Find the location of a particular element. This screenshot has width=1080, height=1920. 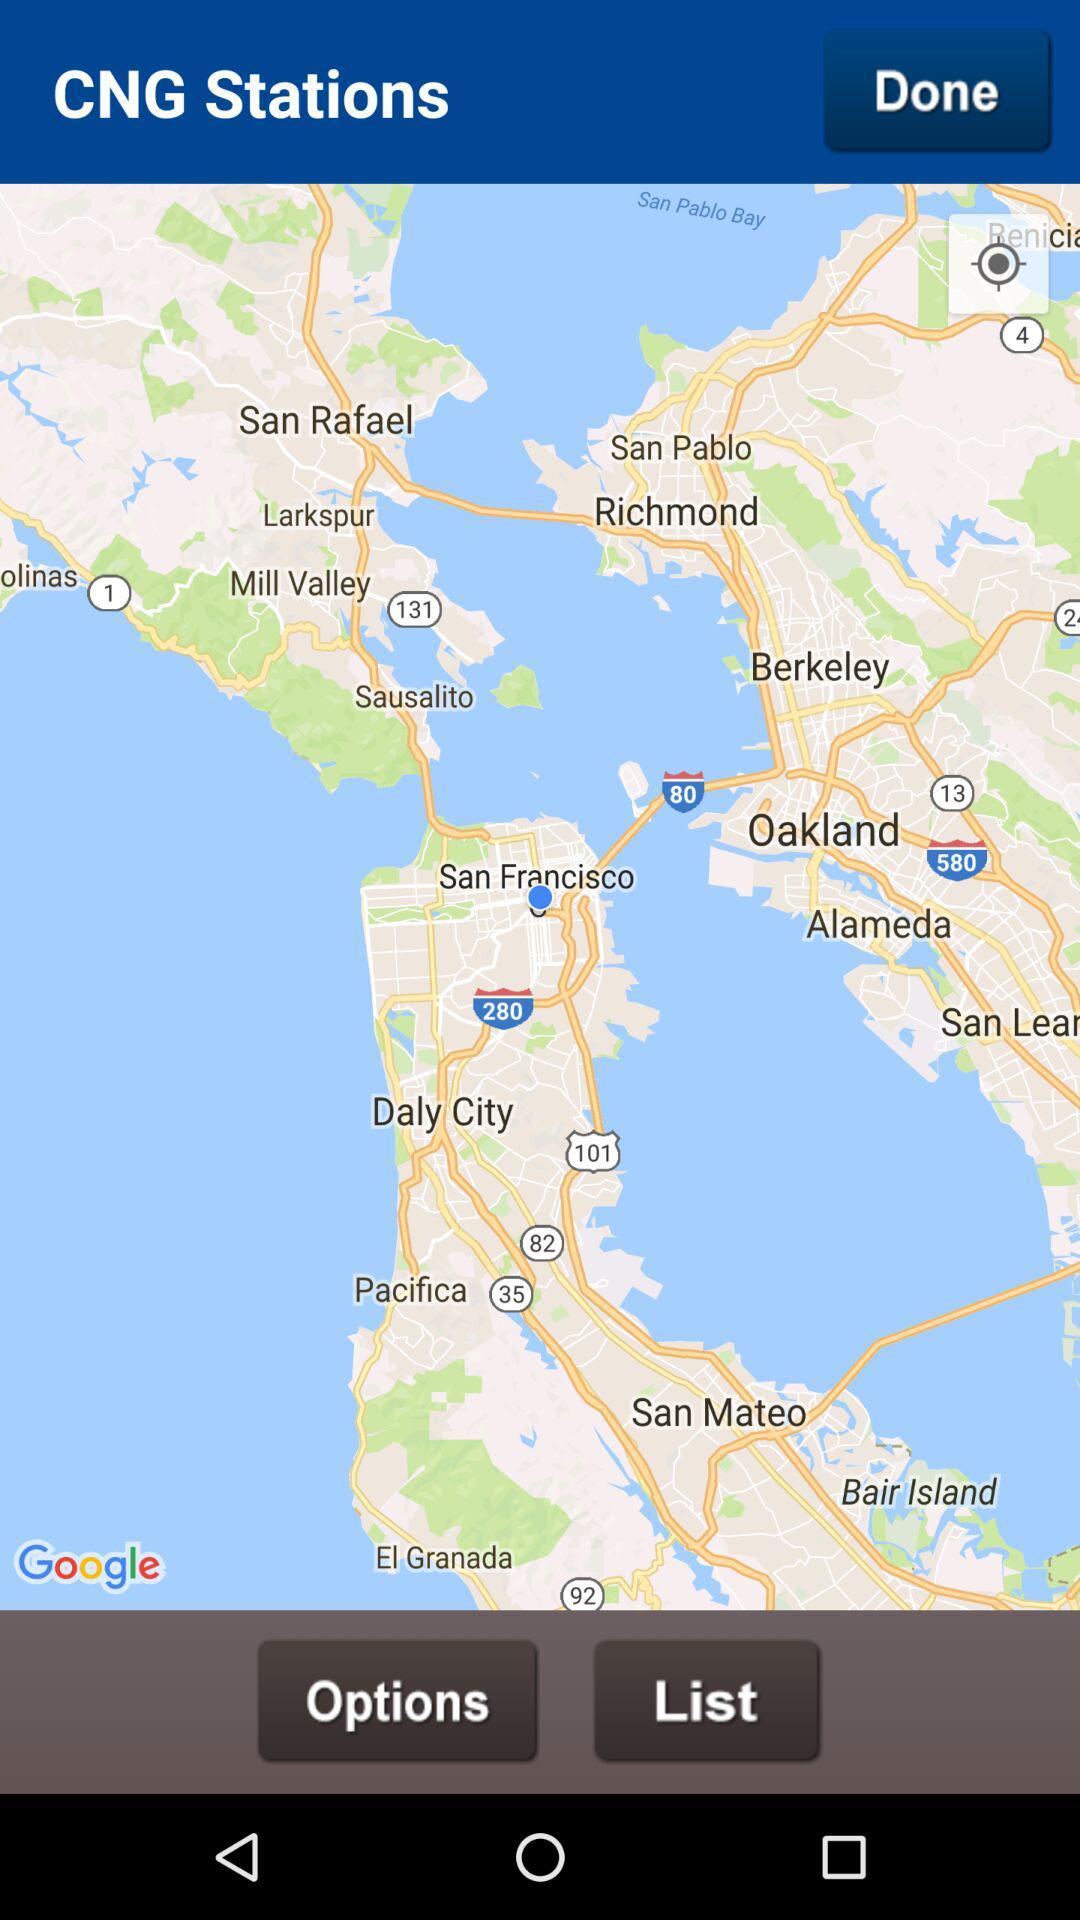

the item at the center is located at coordinates (540, 896).